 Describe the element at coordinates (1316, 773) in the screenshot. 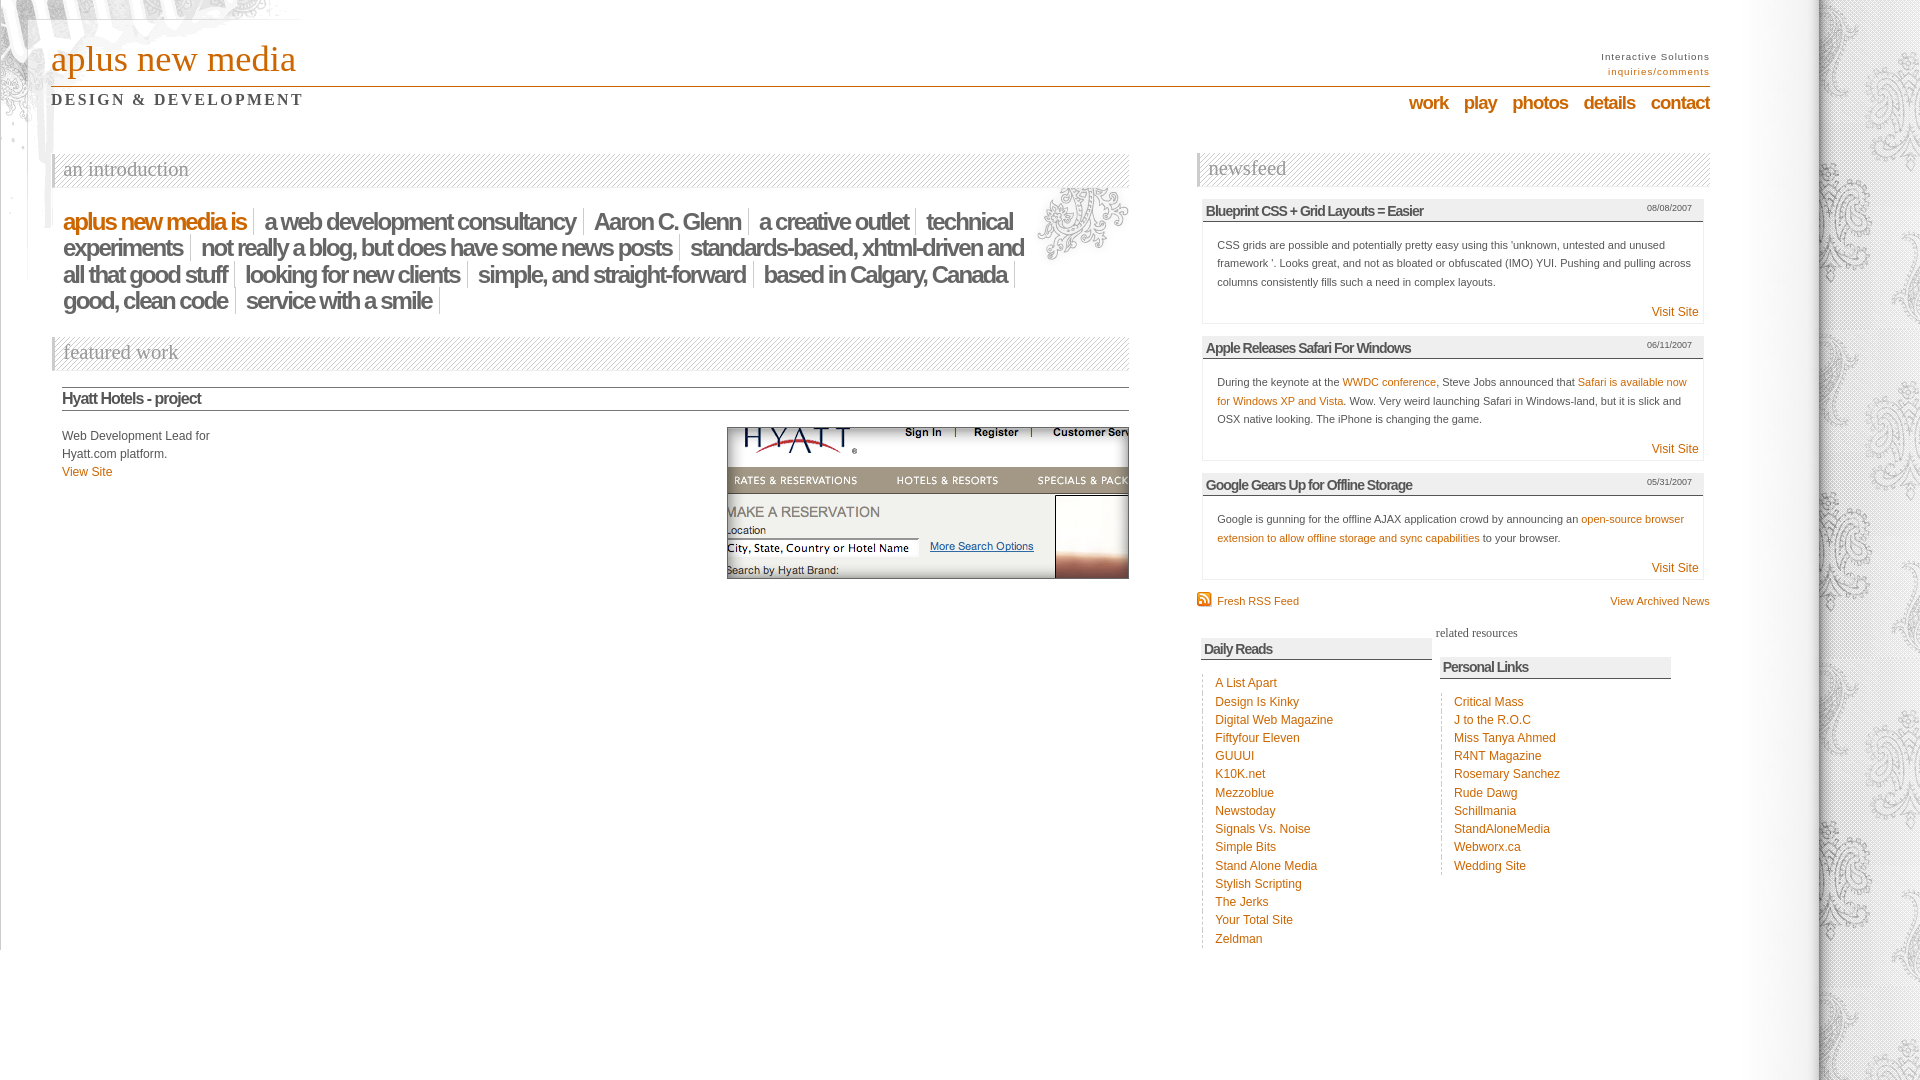

I see `'K10K.net'` at that location.